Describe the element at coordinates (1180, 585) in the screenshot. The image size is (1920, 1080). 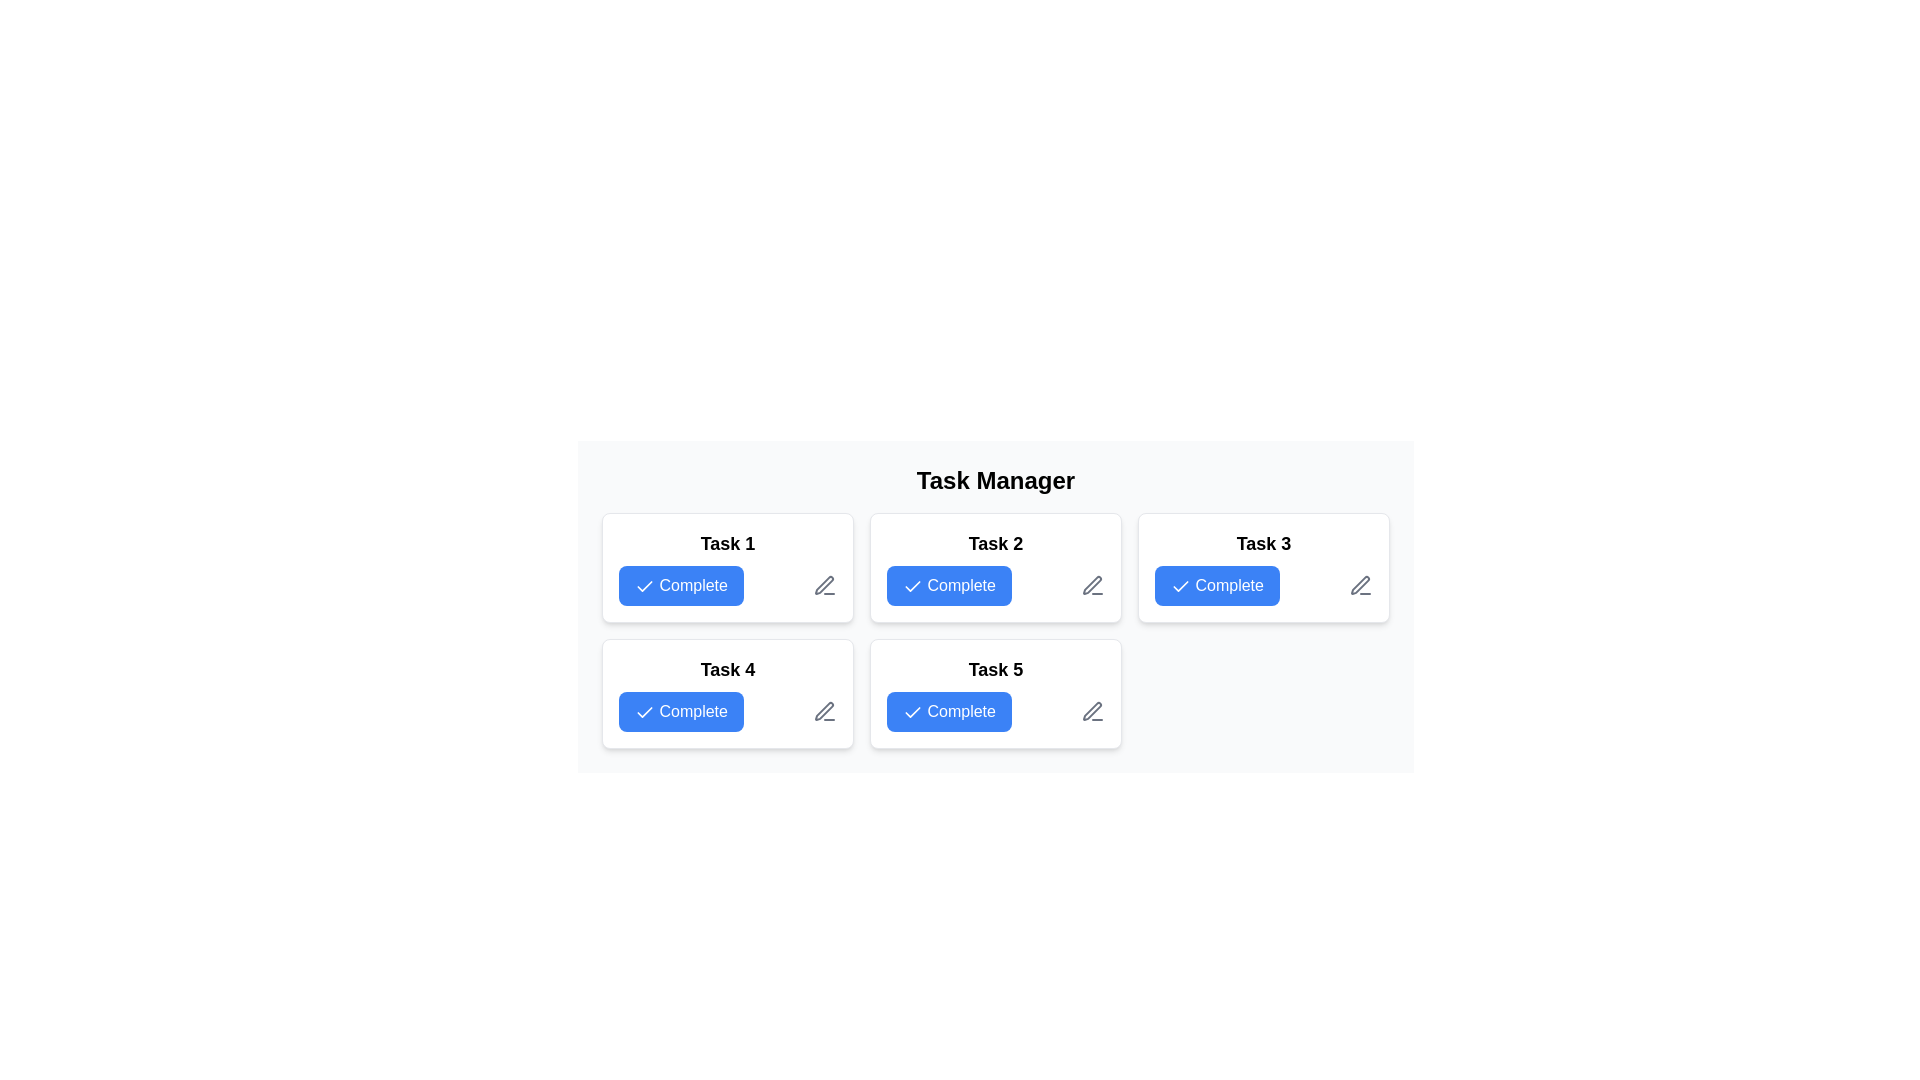
I see `the checkmark icon within the blue 'Complete' button located in the 'Task 3' card on the third column of the top row` at that location.